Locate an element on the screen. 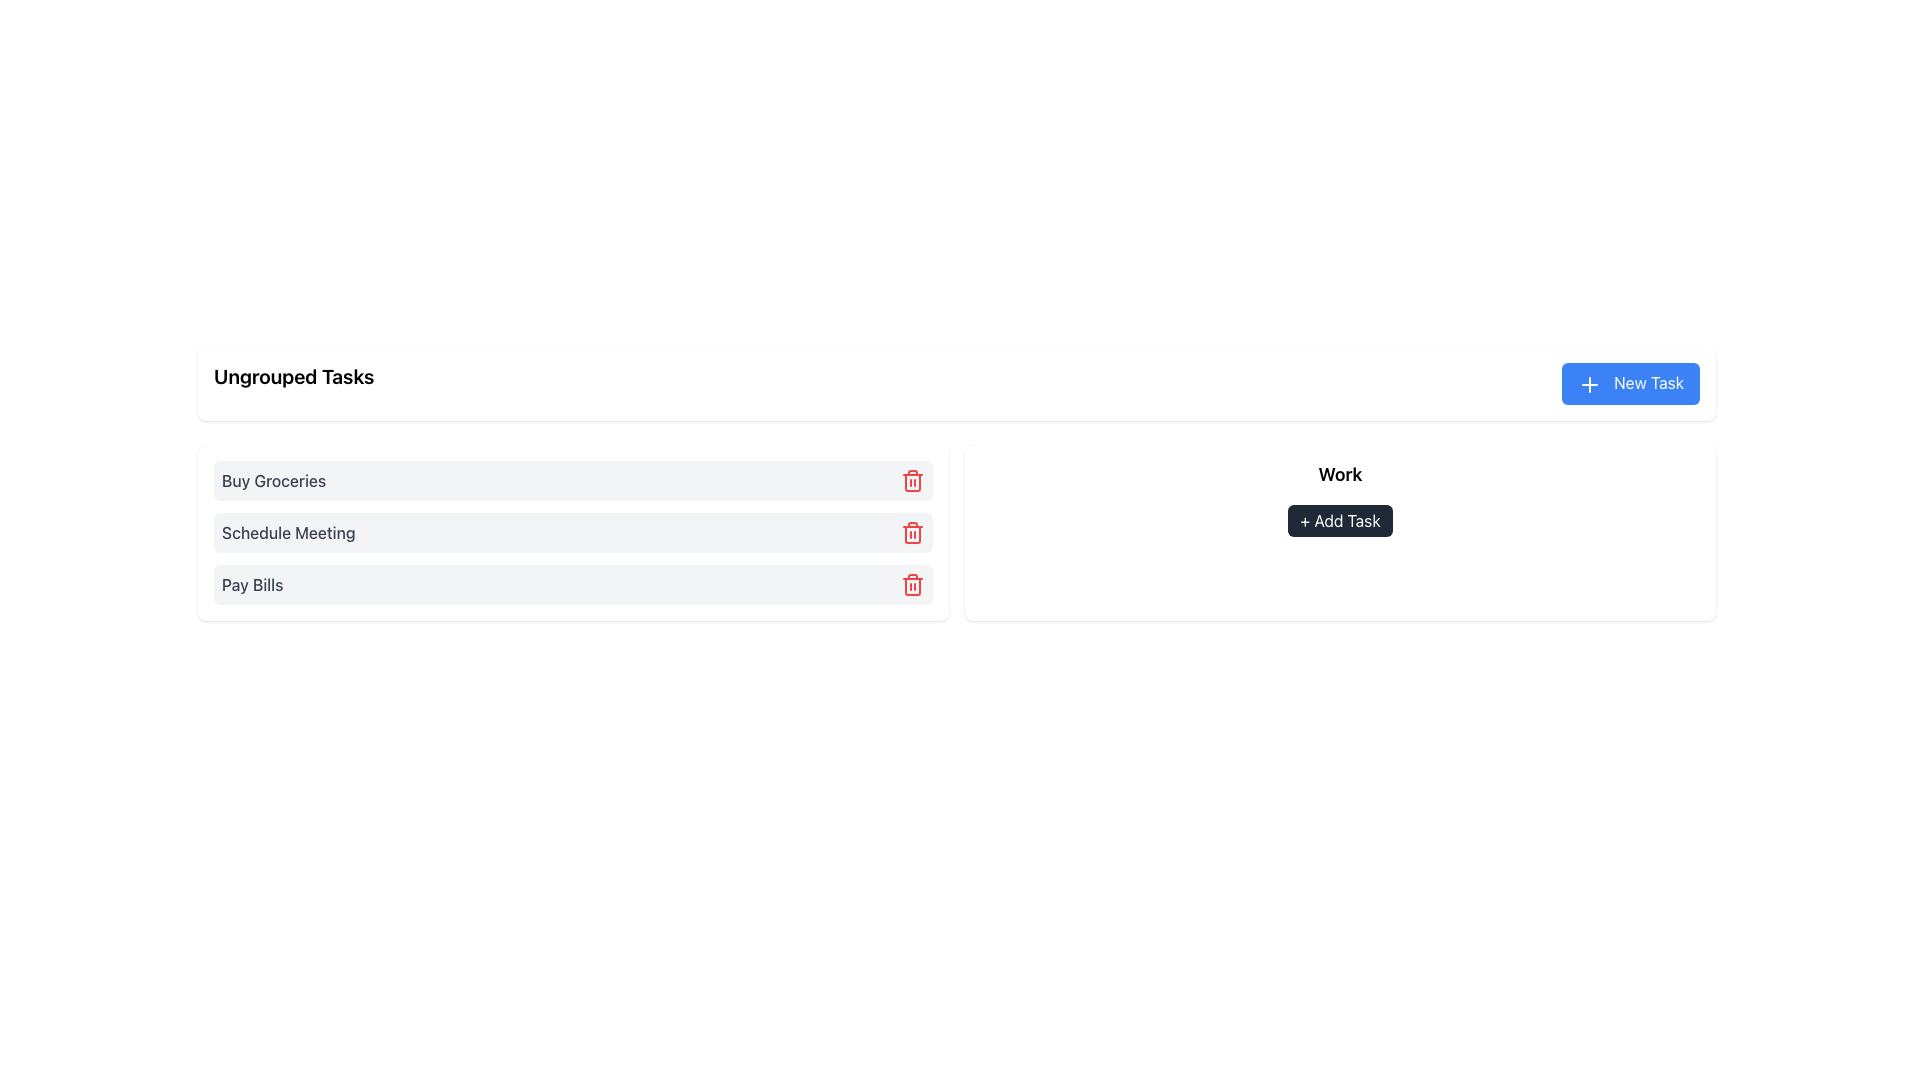 This screenshot has height=1080, width=1920. the 'New Task' button icon, which serves as a visual indicator for adding a new task, located in the upper-right area of the layout is located at coordinates (1588, 384).